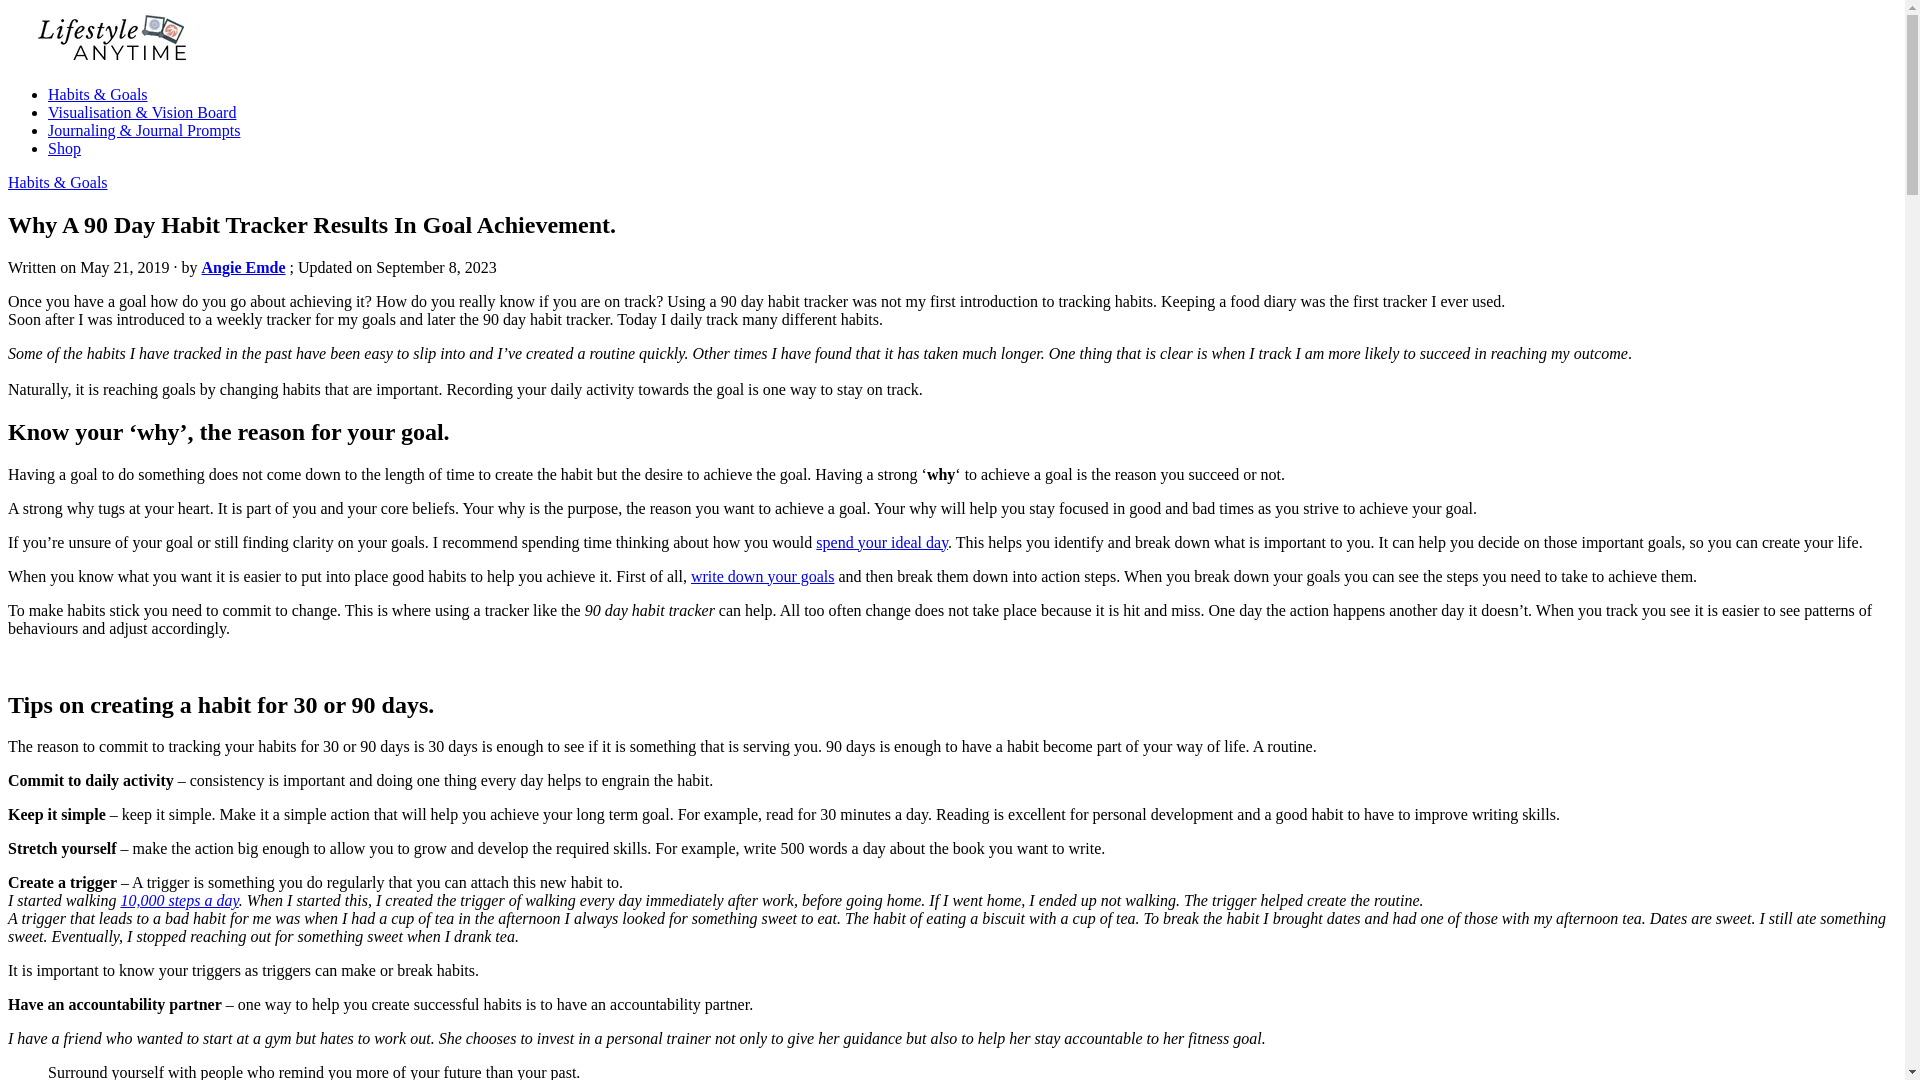 Image resolution: width=1920 pixels, height=1080 pixels. I want to click on '10,000 steps a day', so click(178, 900).